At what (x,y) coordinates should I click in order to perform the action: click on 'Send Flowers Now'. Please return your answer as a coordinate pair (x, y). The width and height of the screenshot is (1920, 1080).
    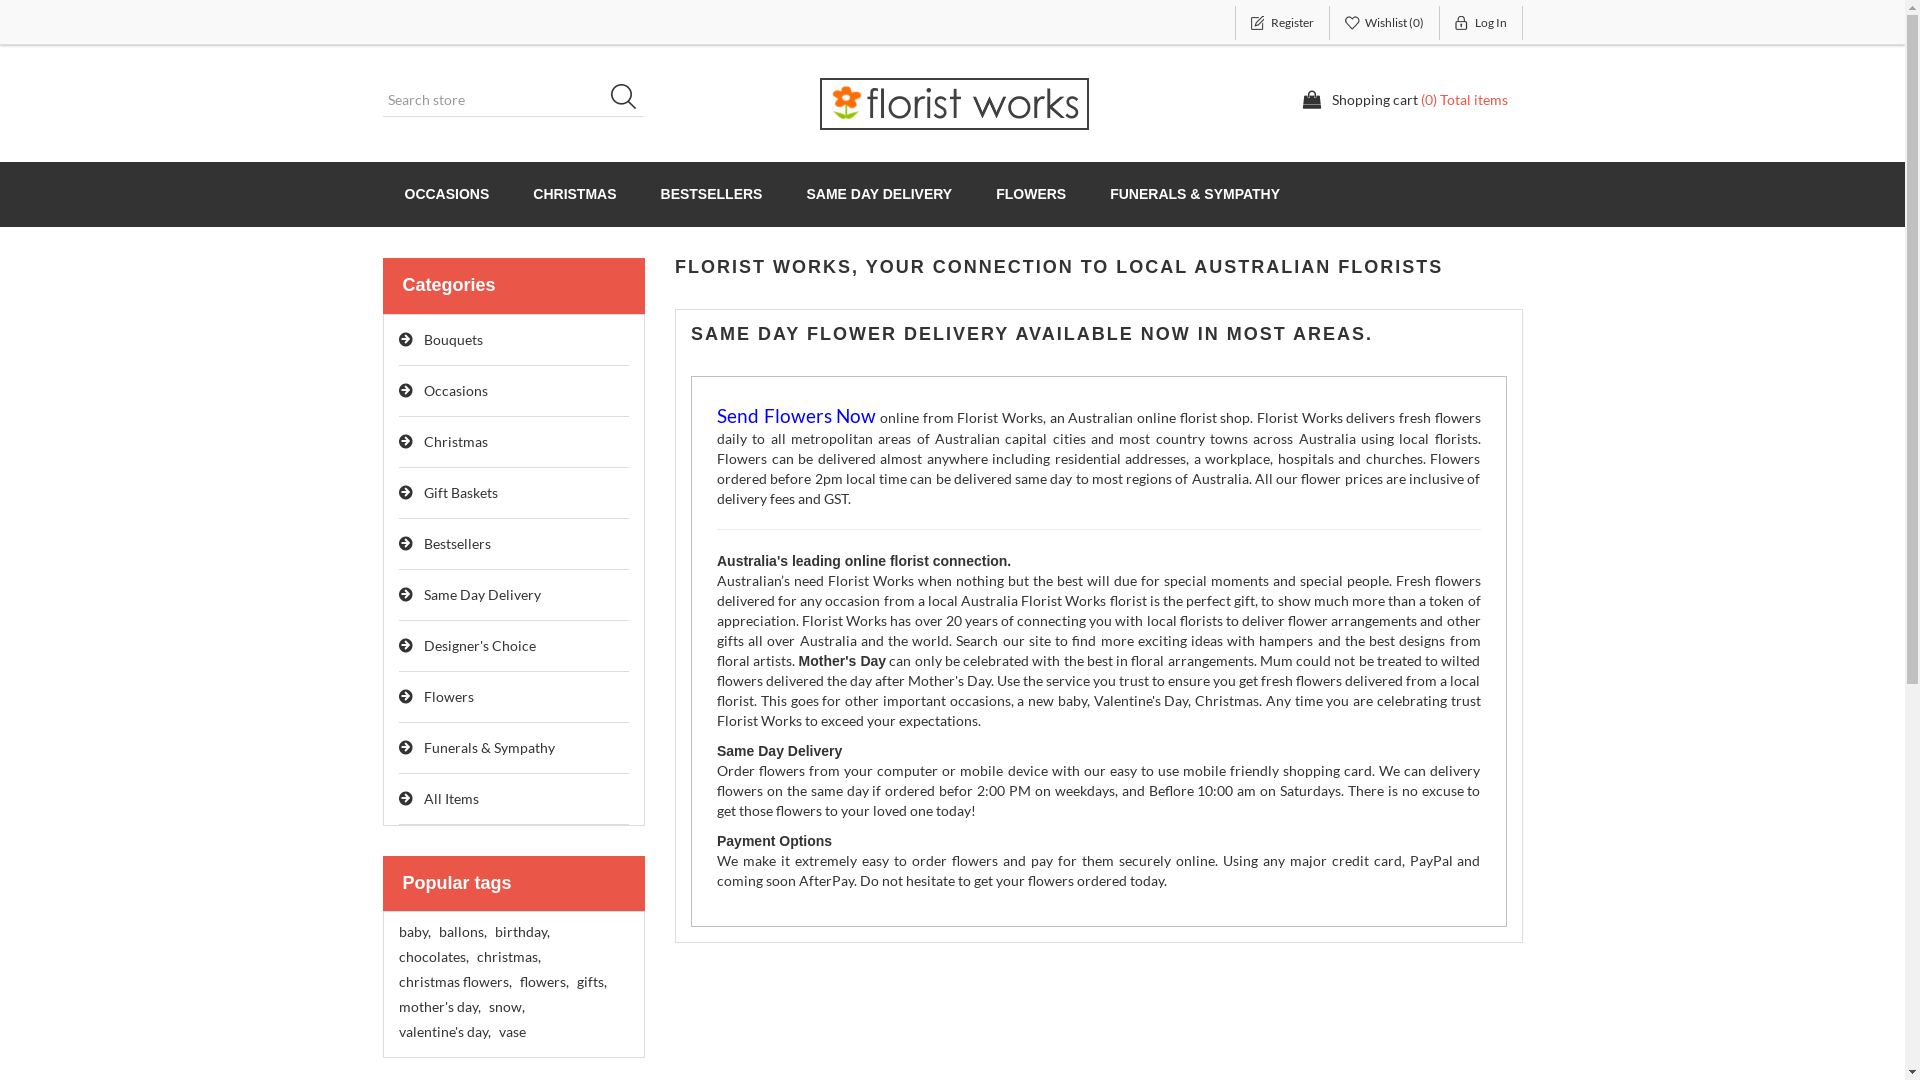
    Looking at the image, I should click on (795, 416).